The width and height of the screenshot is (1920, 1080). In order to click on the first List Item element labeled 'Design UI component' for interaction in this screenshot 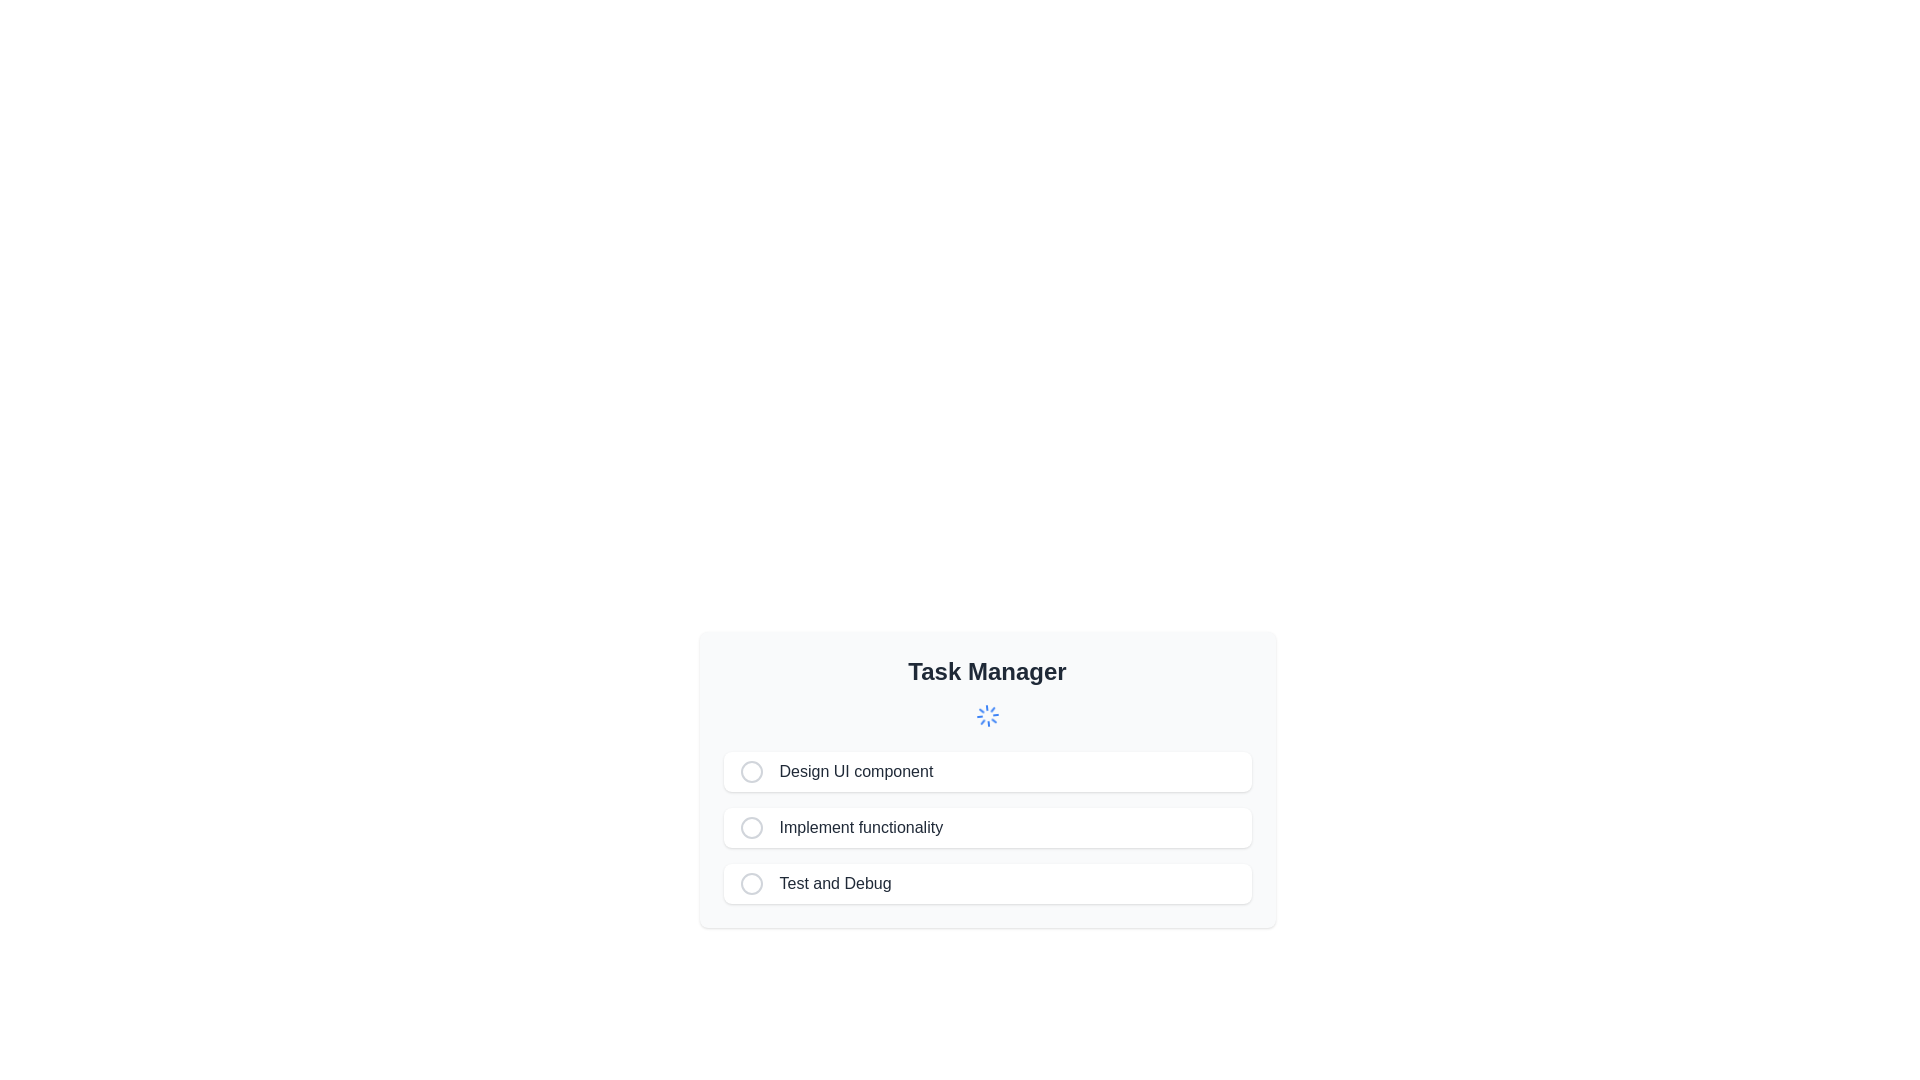, I will do `click(987, 770)`.